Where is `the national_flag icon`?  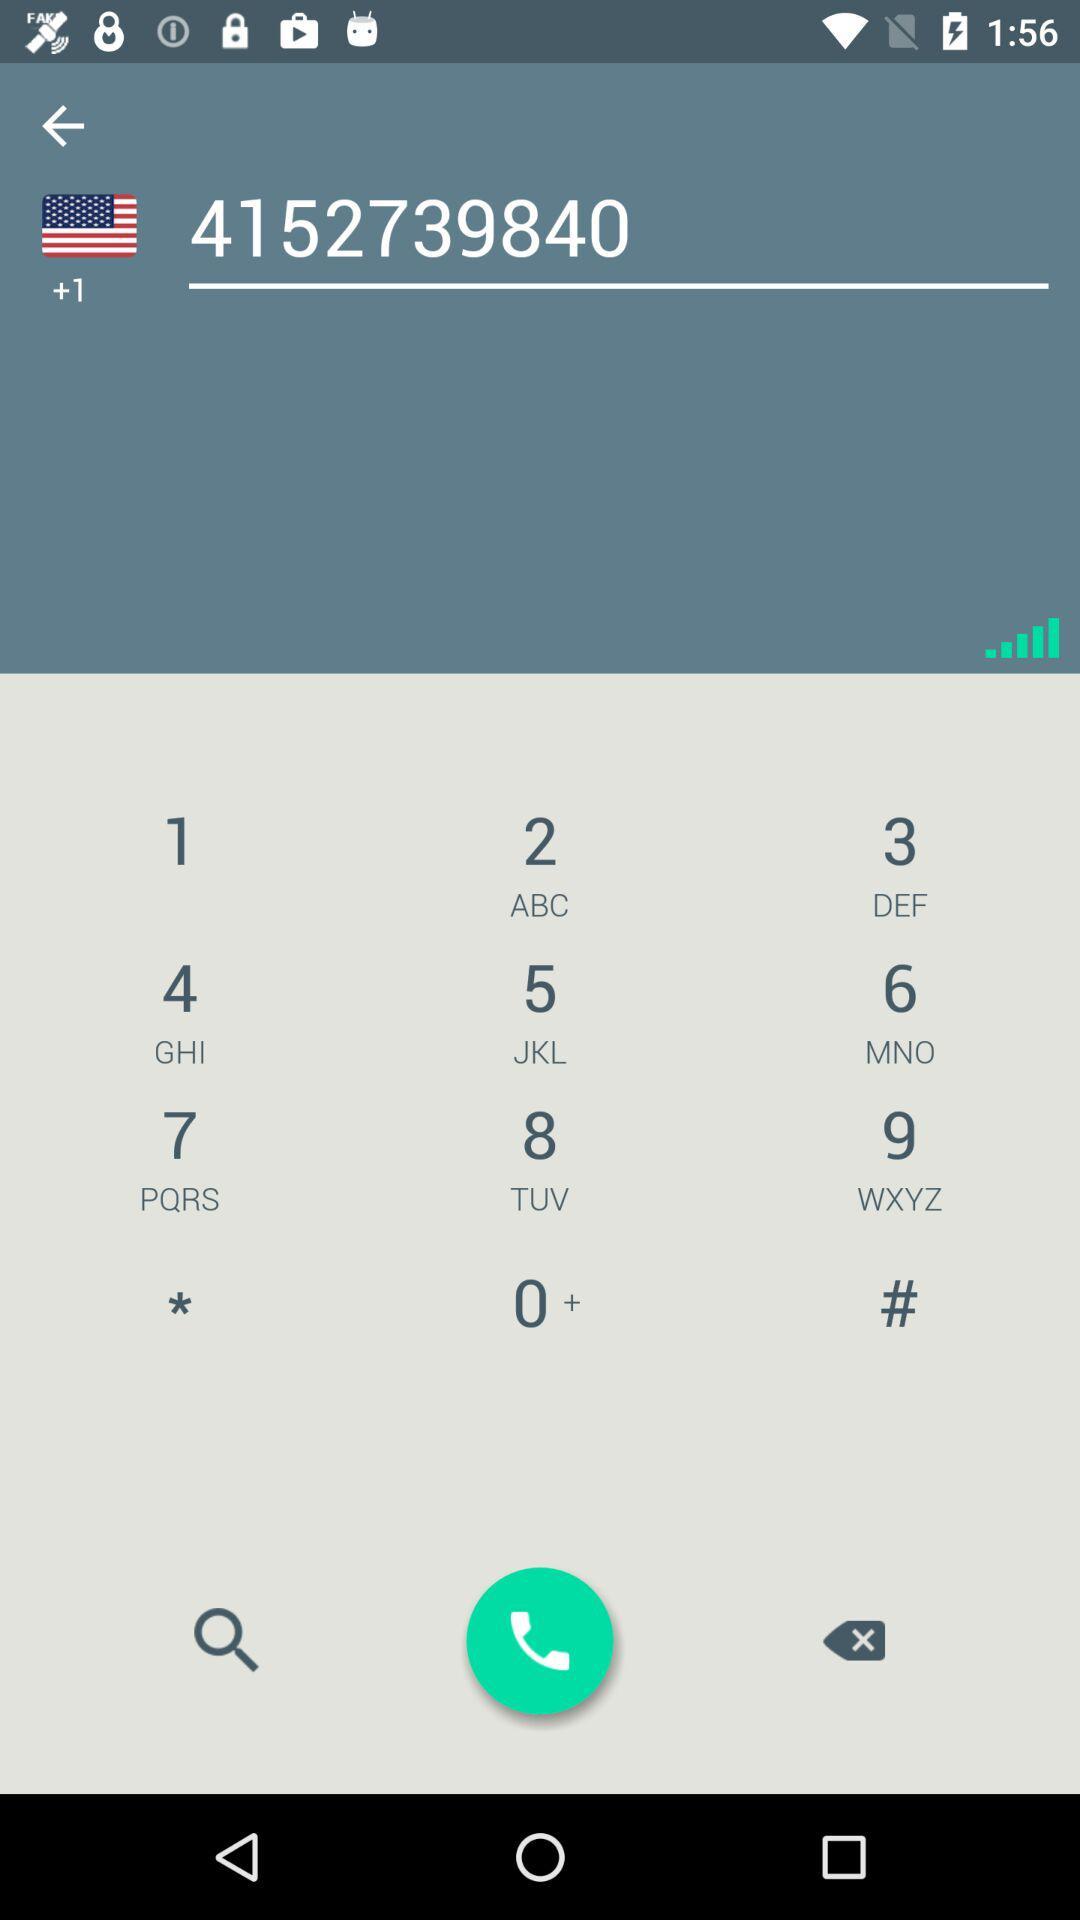
the national_flag icon is located at coordinates (88, 225).